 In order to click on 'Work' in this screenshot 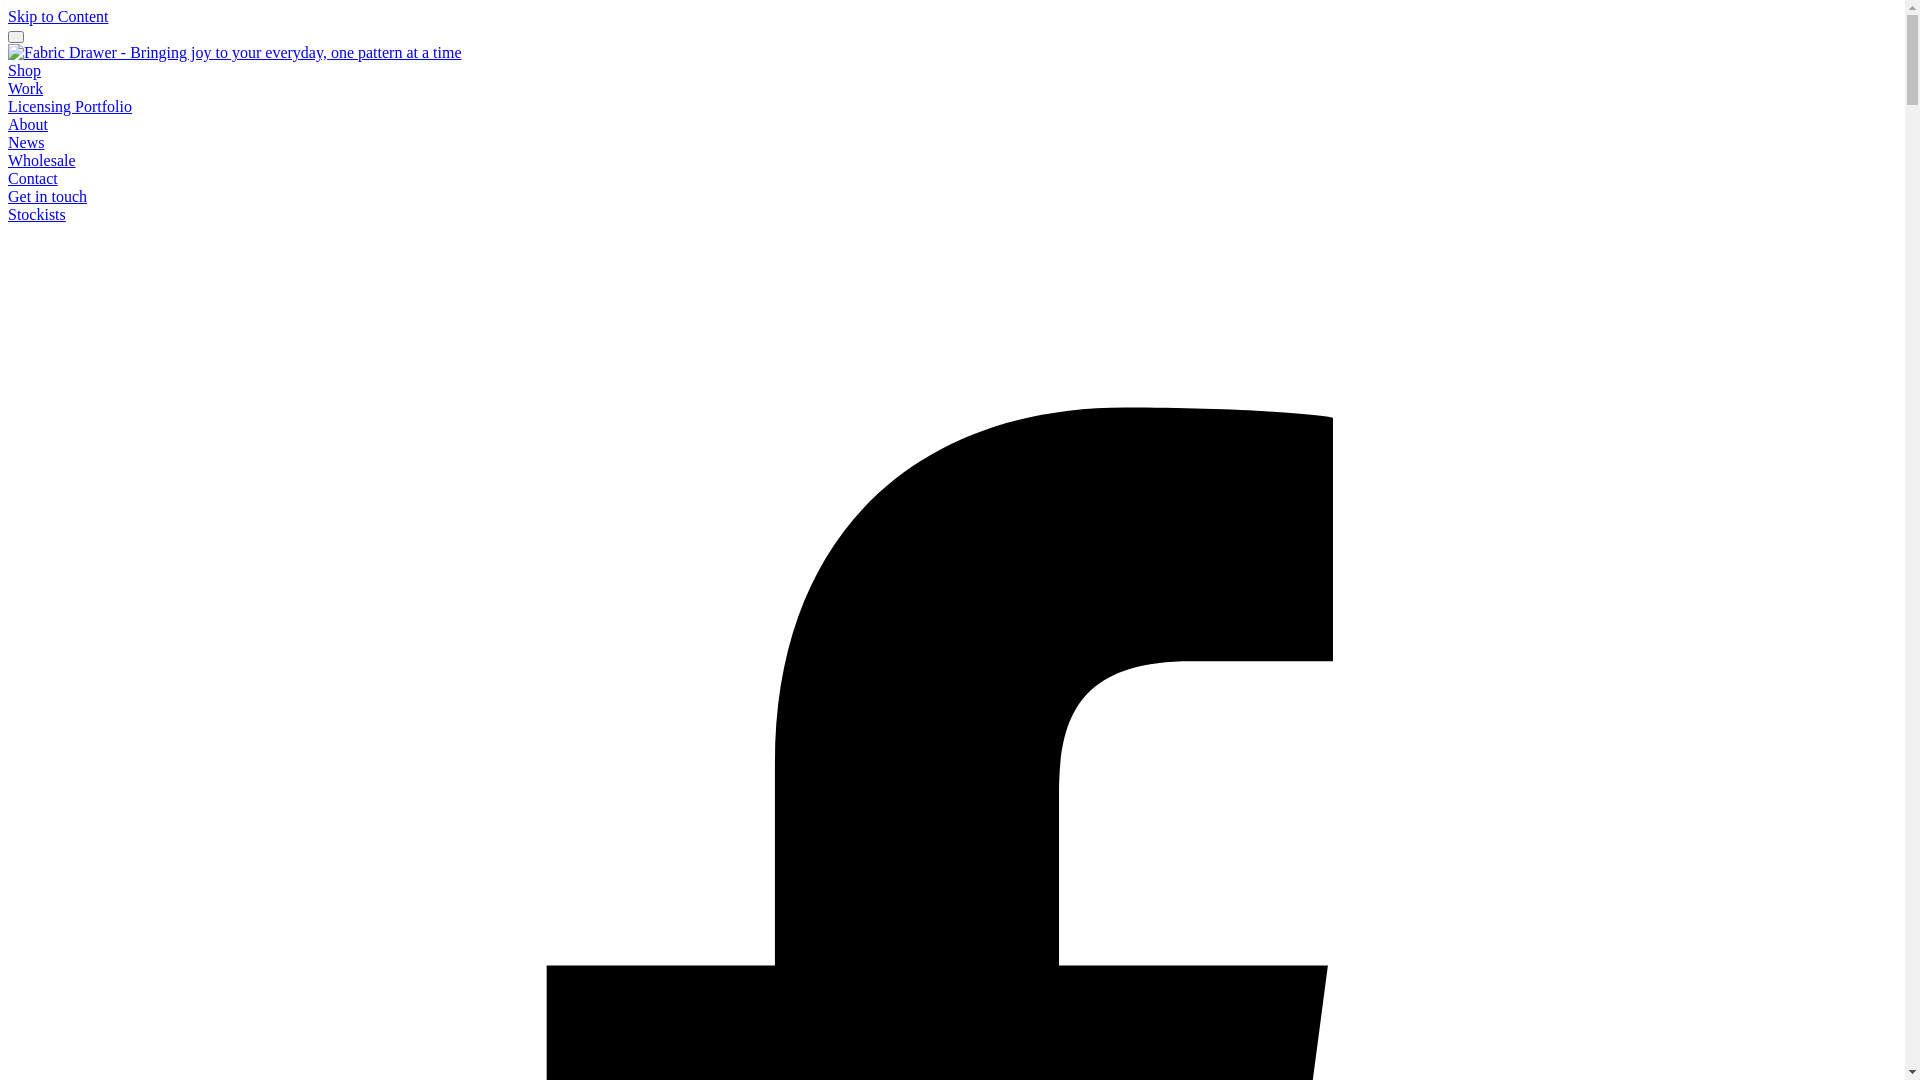, I will do `click(25, 87)`.